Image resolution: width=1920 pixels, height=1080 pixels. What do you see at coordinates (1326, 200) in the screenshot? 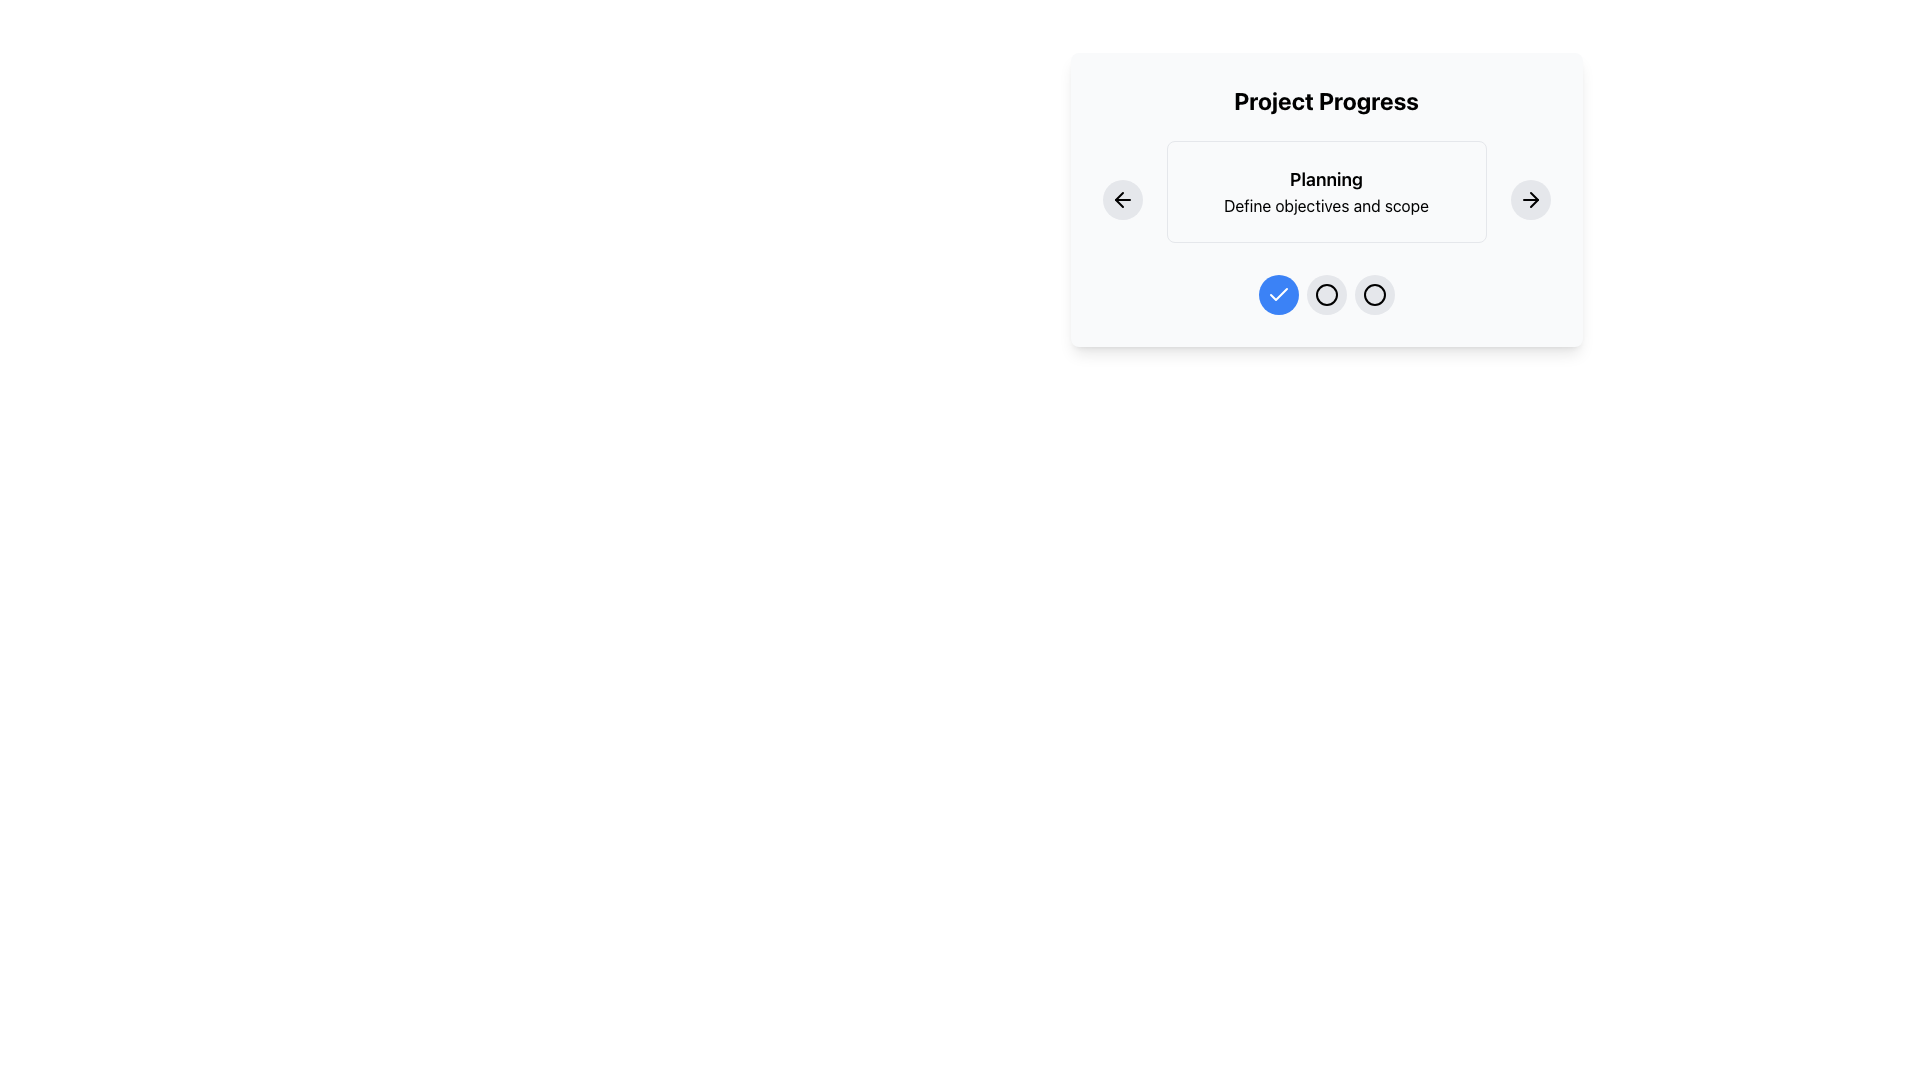
I see `the informational display panel that shows the title and description of a specific step in the progress tracker, positioned between the left and right arrow buttons and below the 'Project Progress' title` at bounding box center [1326, 200].